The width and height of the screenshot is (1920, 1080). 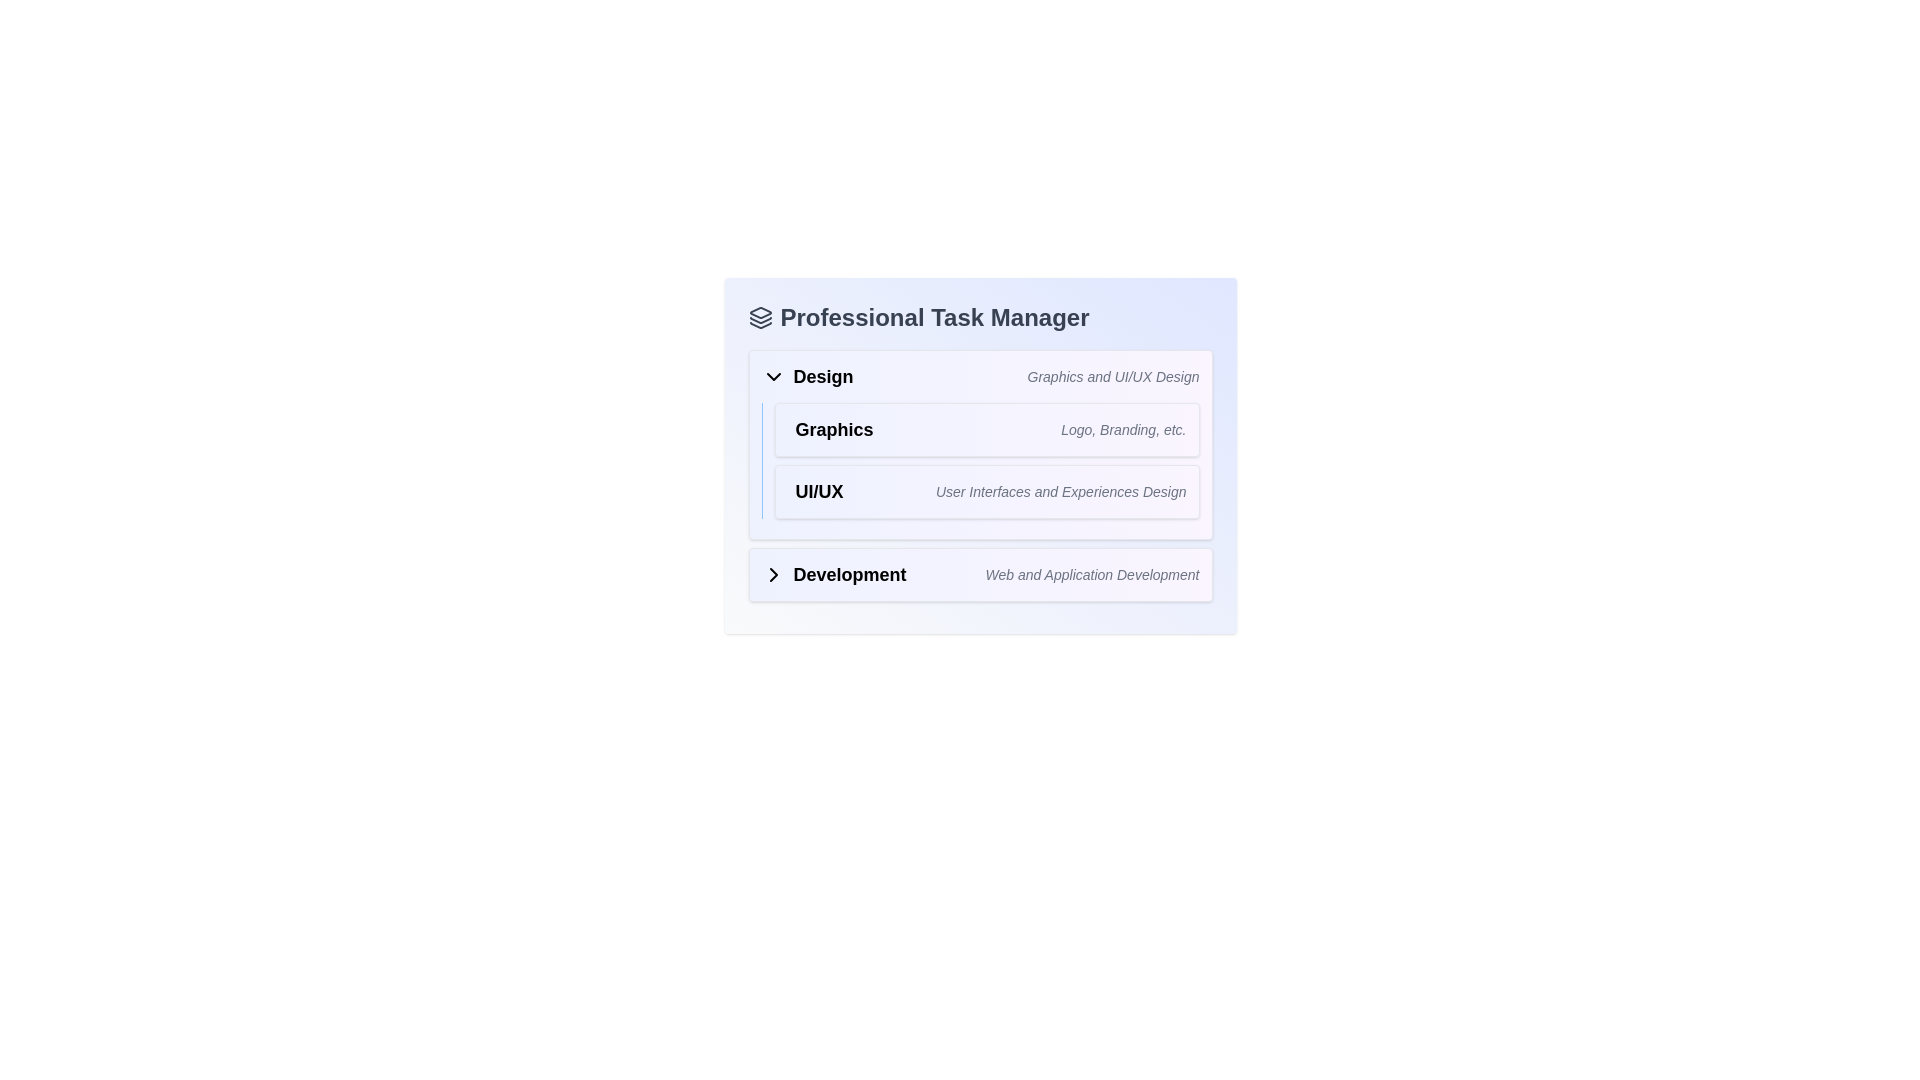 I want to click on the chevron icon located to the right of the 'Development' text entry, so click(x=772, y=574).